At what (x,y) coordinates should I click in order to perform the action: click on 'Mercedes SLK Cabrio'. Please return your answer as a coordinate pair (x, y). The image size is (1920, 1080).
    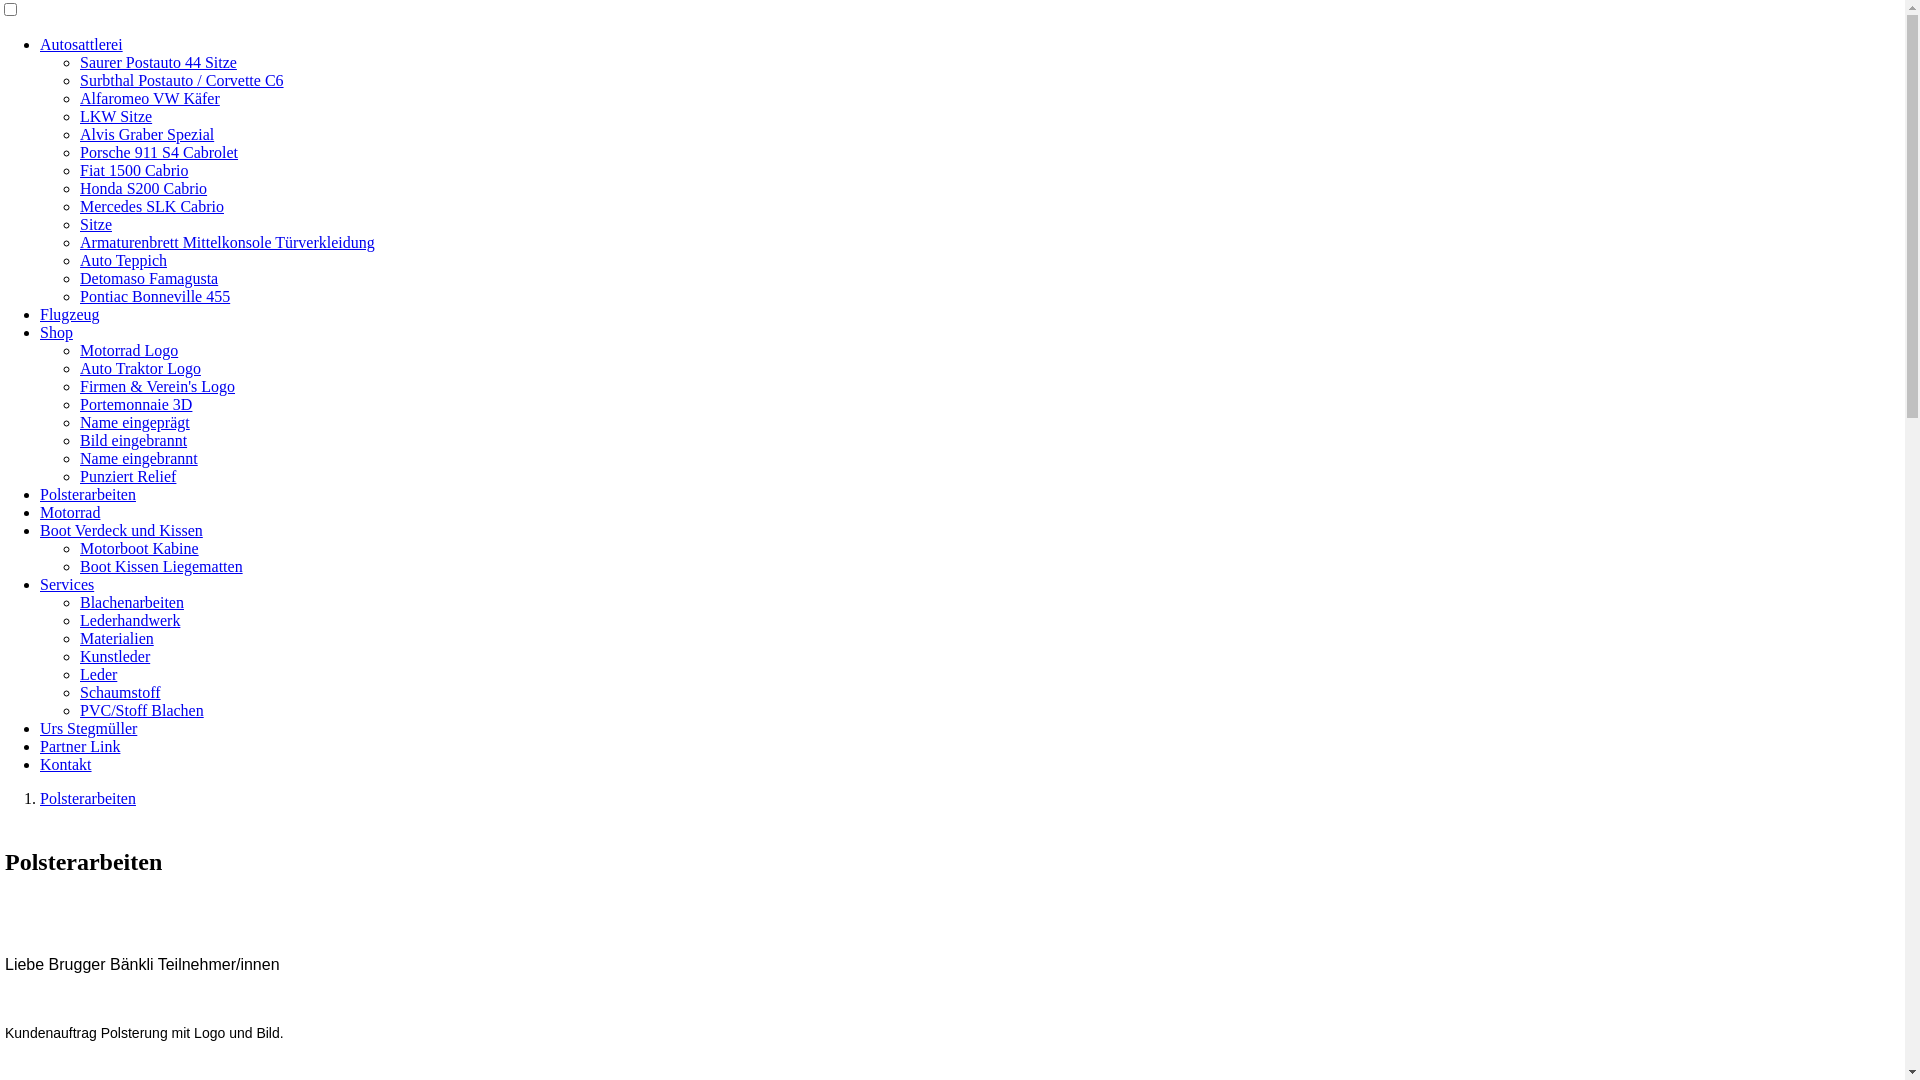
    Looking at the image, I should click on (151, 206).